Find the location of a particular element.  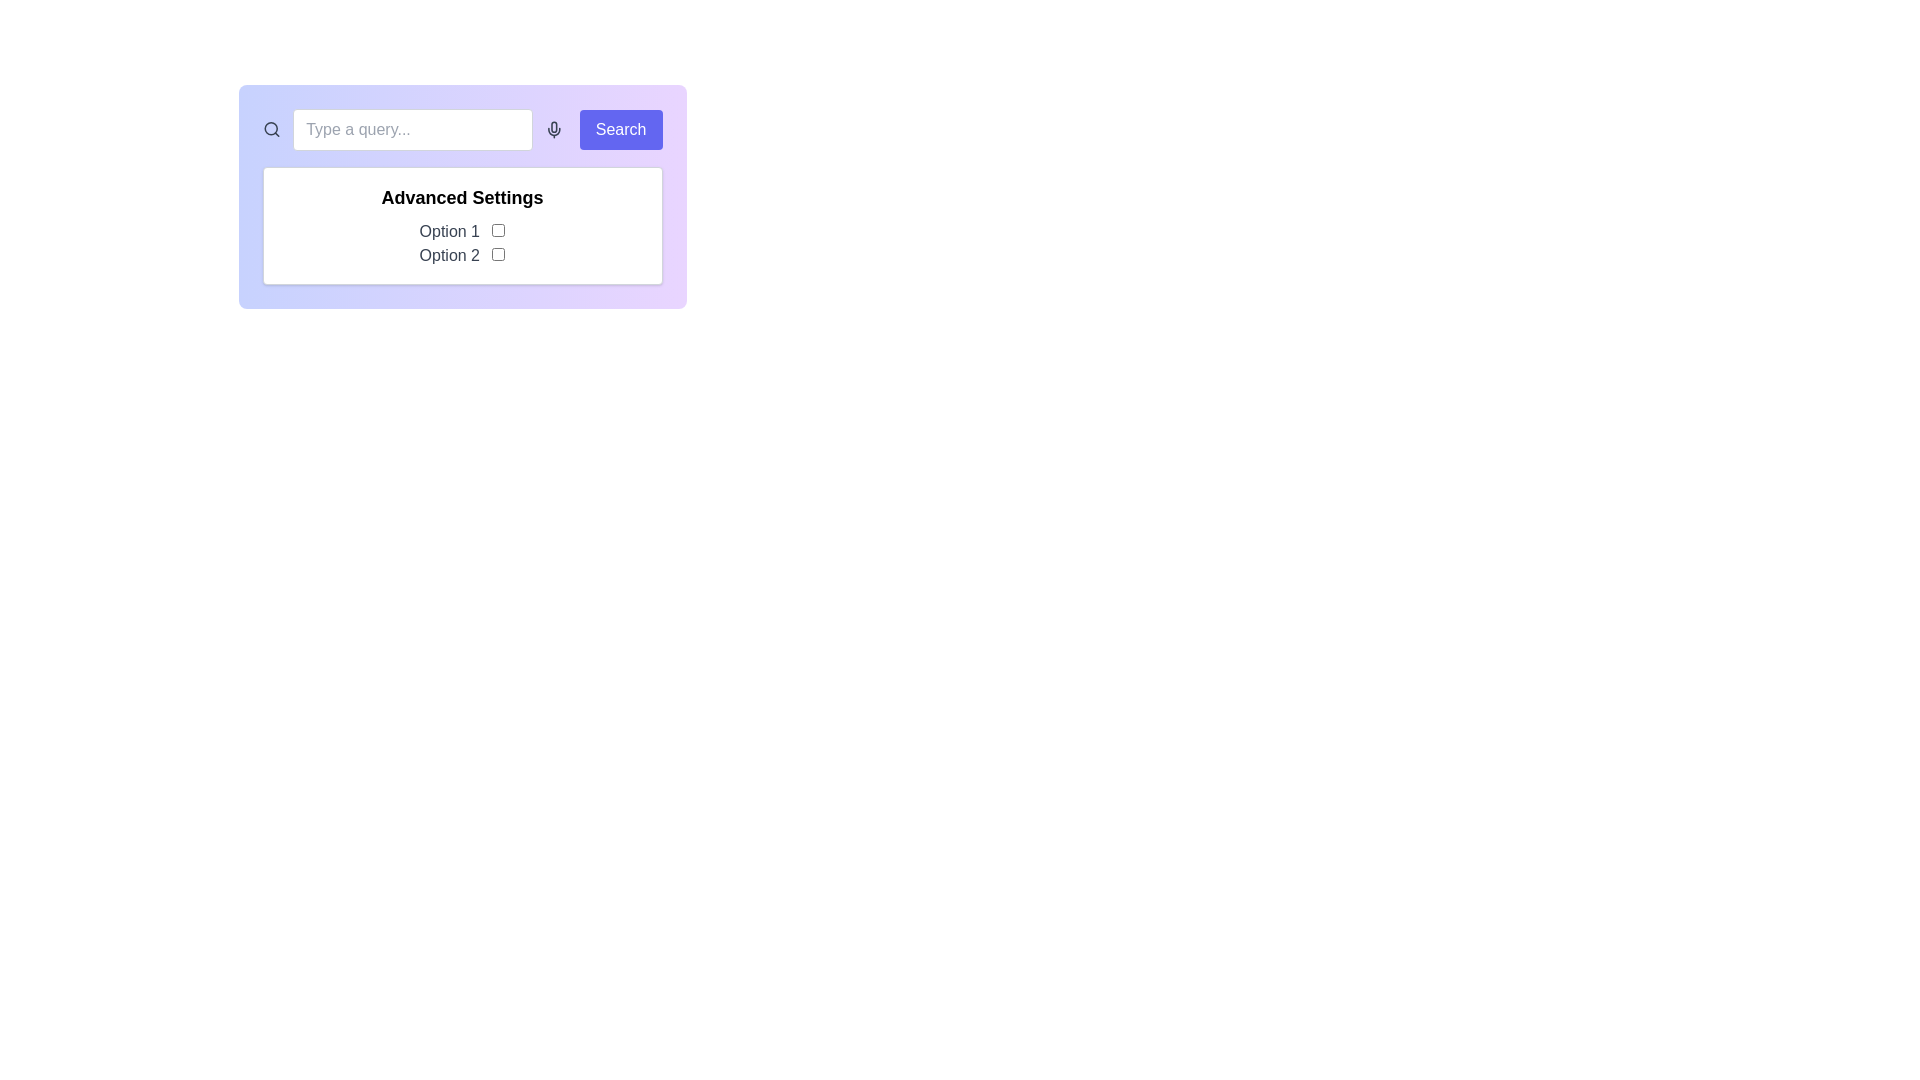

the checkbox labeled 'Option 2' located is located at coordinates (499, 253).